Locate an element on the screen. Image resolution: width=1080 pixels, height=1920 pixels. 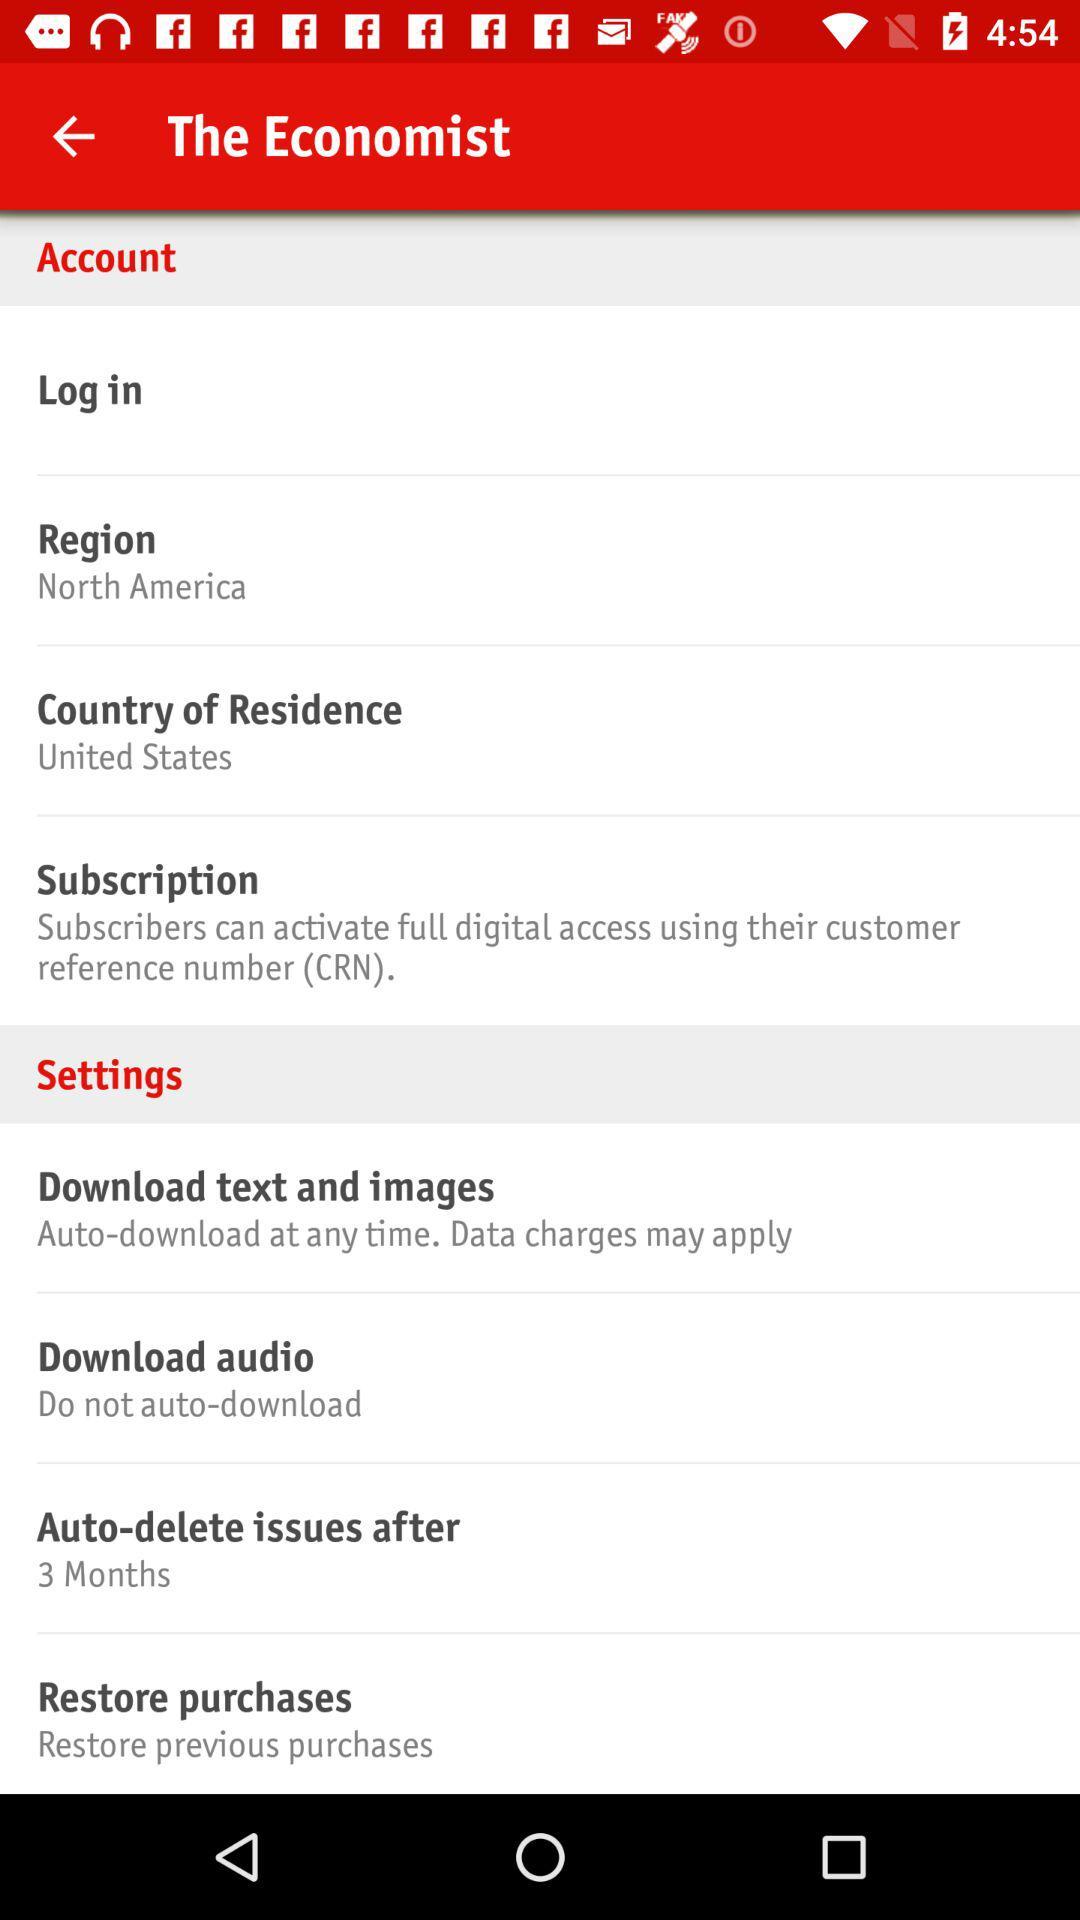
icon above restore purchases icon is located at coordinates (536, 1572).